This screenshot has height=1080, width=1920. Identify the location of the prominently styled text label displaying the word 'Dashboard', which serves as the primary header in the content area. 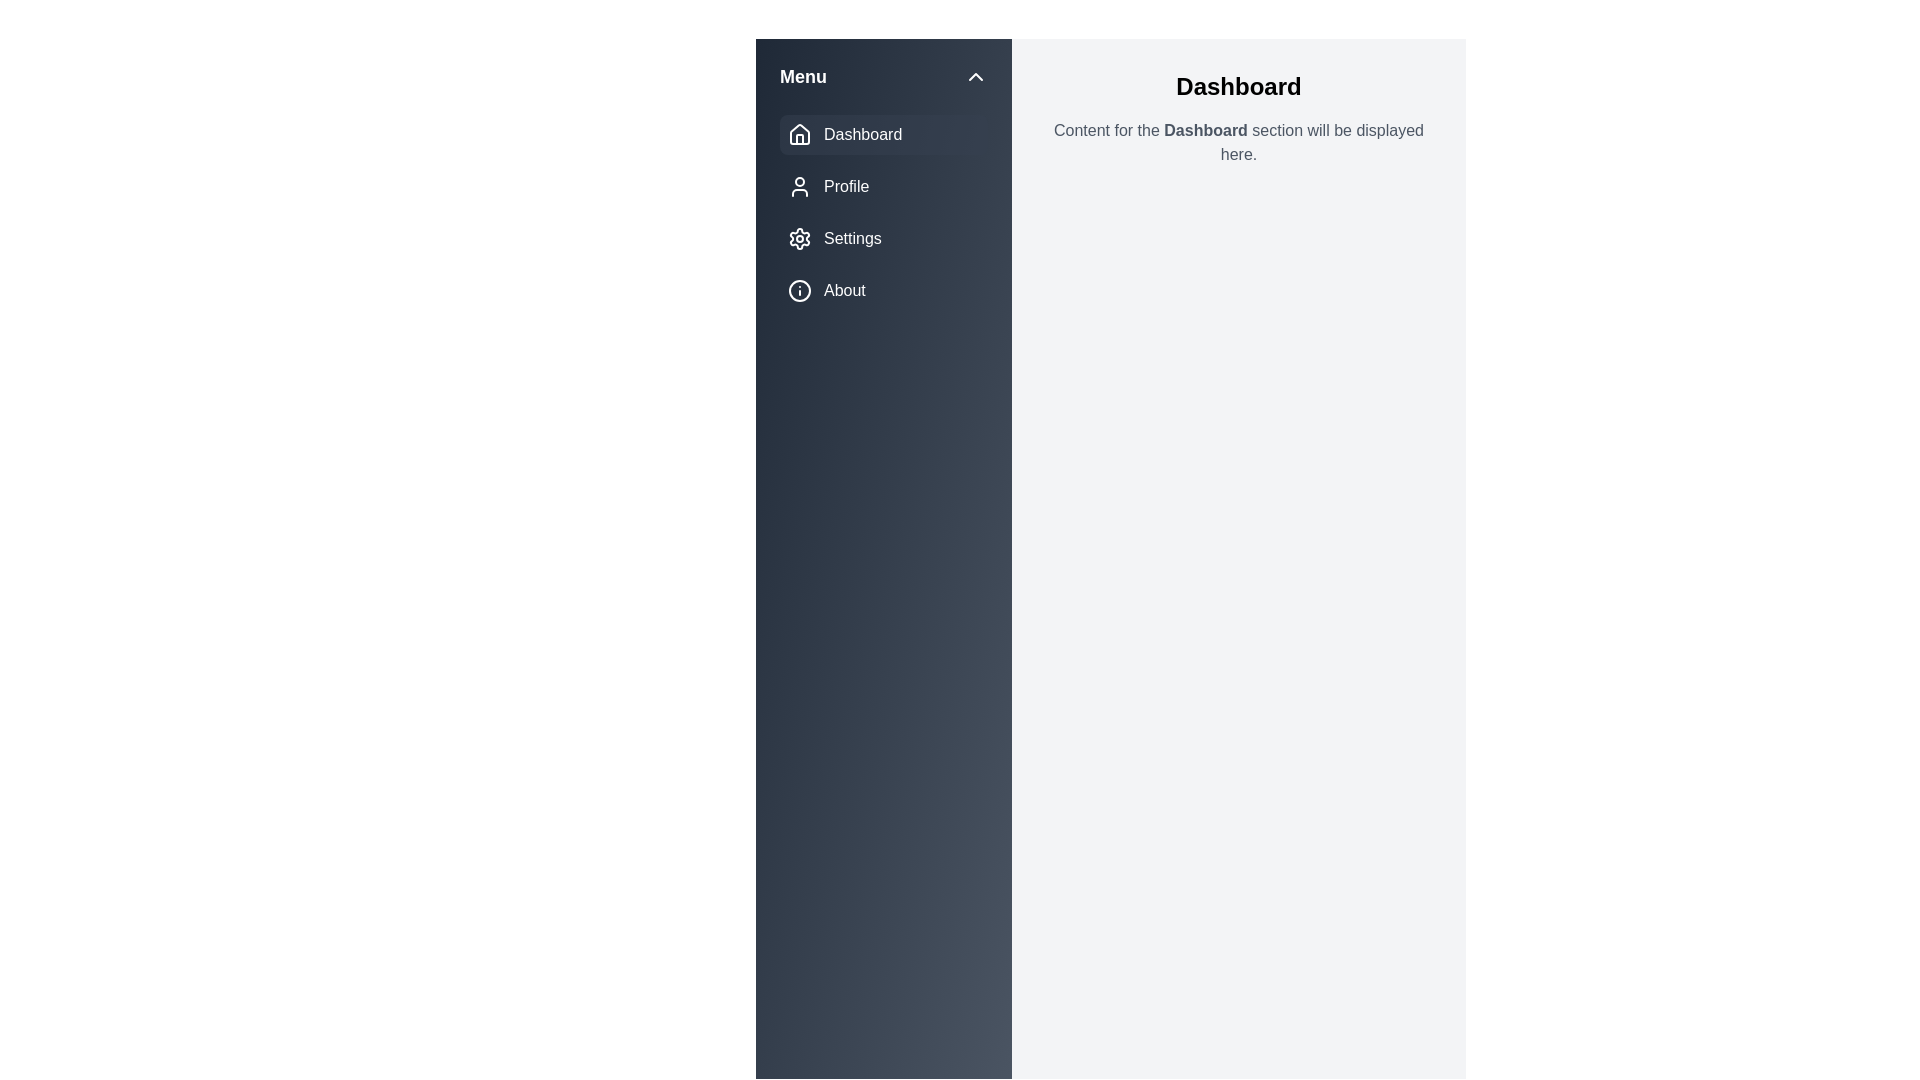
(1237, 86).